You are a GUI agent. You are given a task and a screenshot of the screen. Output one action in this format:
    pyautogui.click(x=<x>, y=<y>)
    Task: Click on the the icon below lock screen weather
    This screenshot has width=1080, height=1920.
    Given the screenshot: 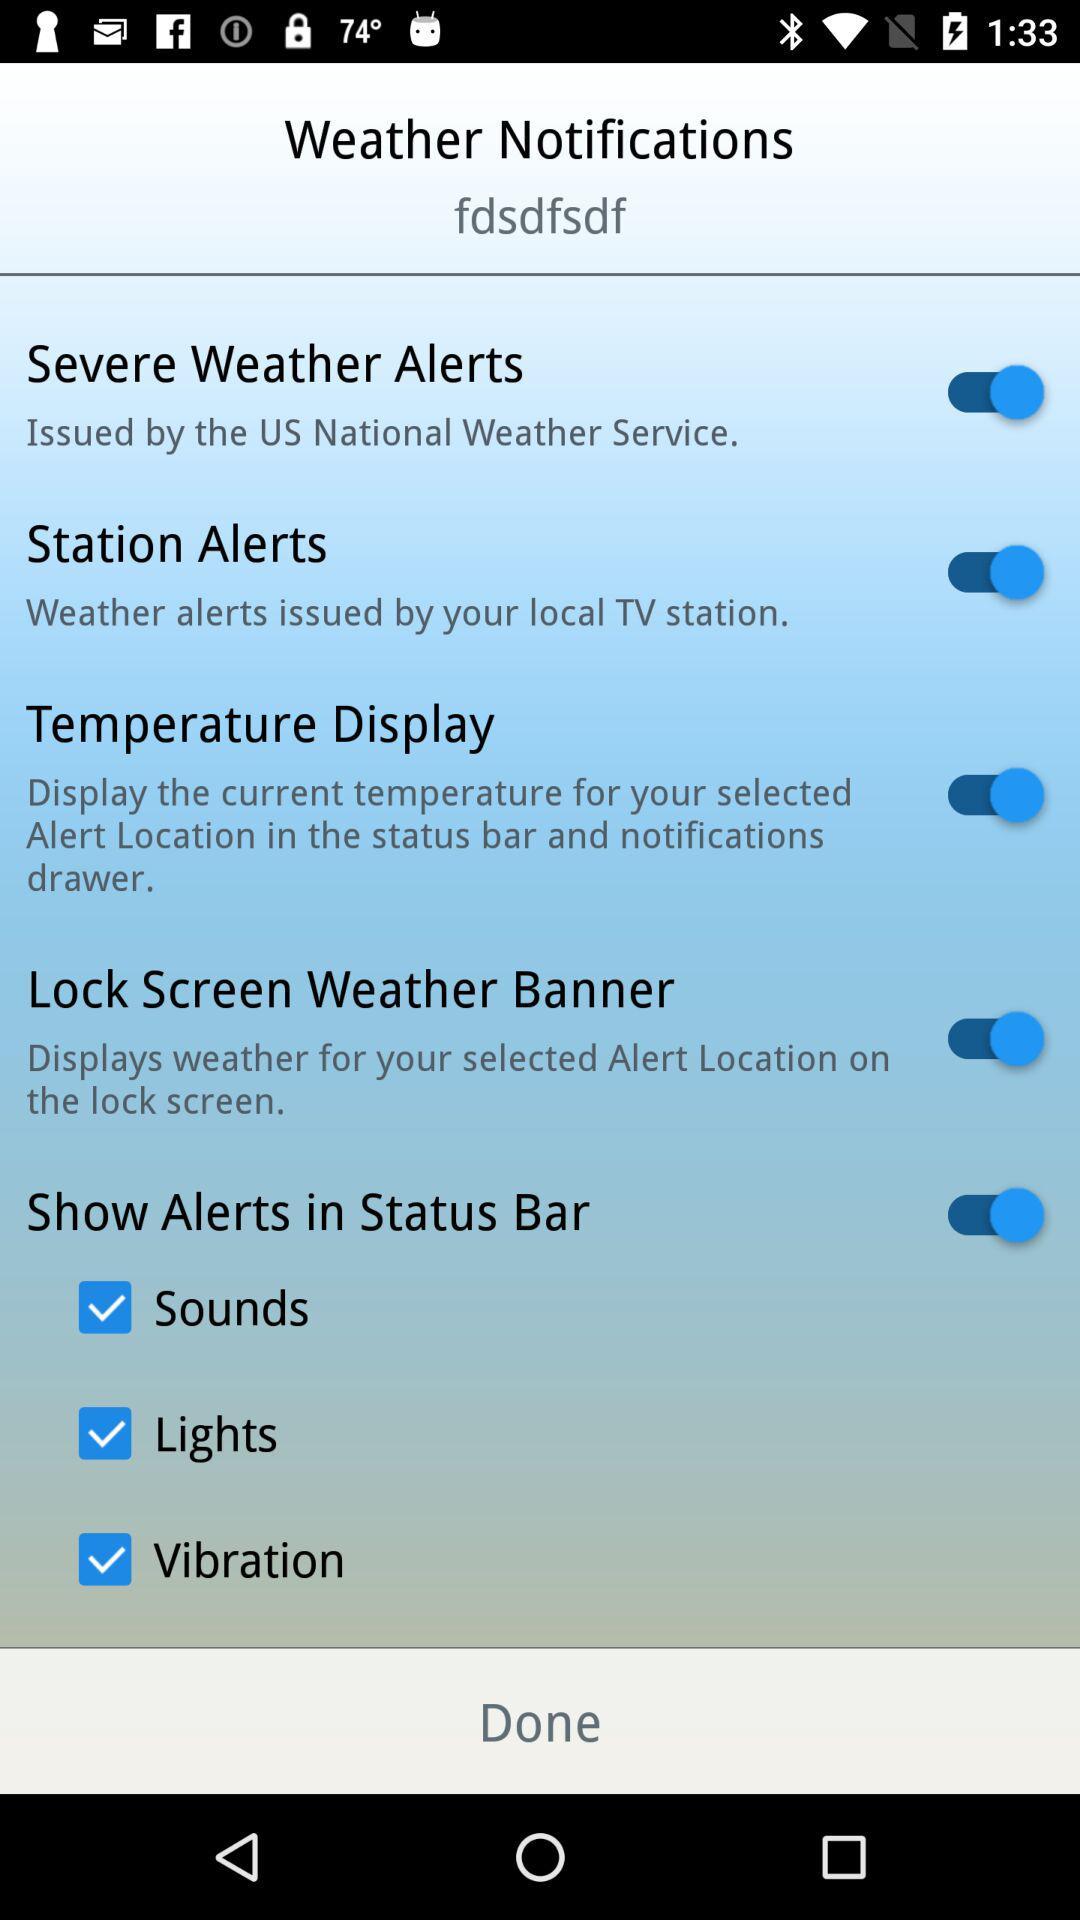 What is the action you would take?
    pyautogui.click(x=461, y=1077)
    